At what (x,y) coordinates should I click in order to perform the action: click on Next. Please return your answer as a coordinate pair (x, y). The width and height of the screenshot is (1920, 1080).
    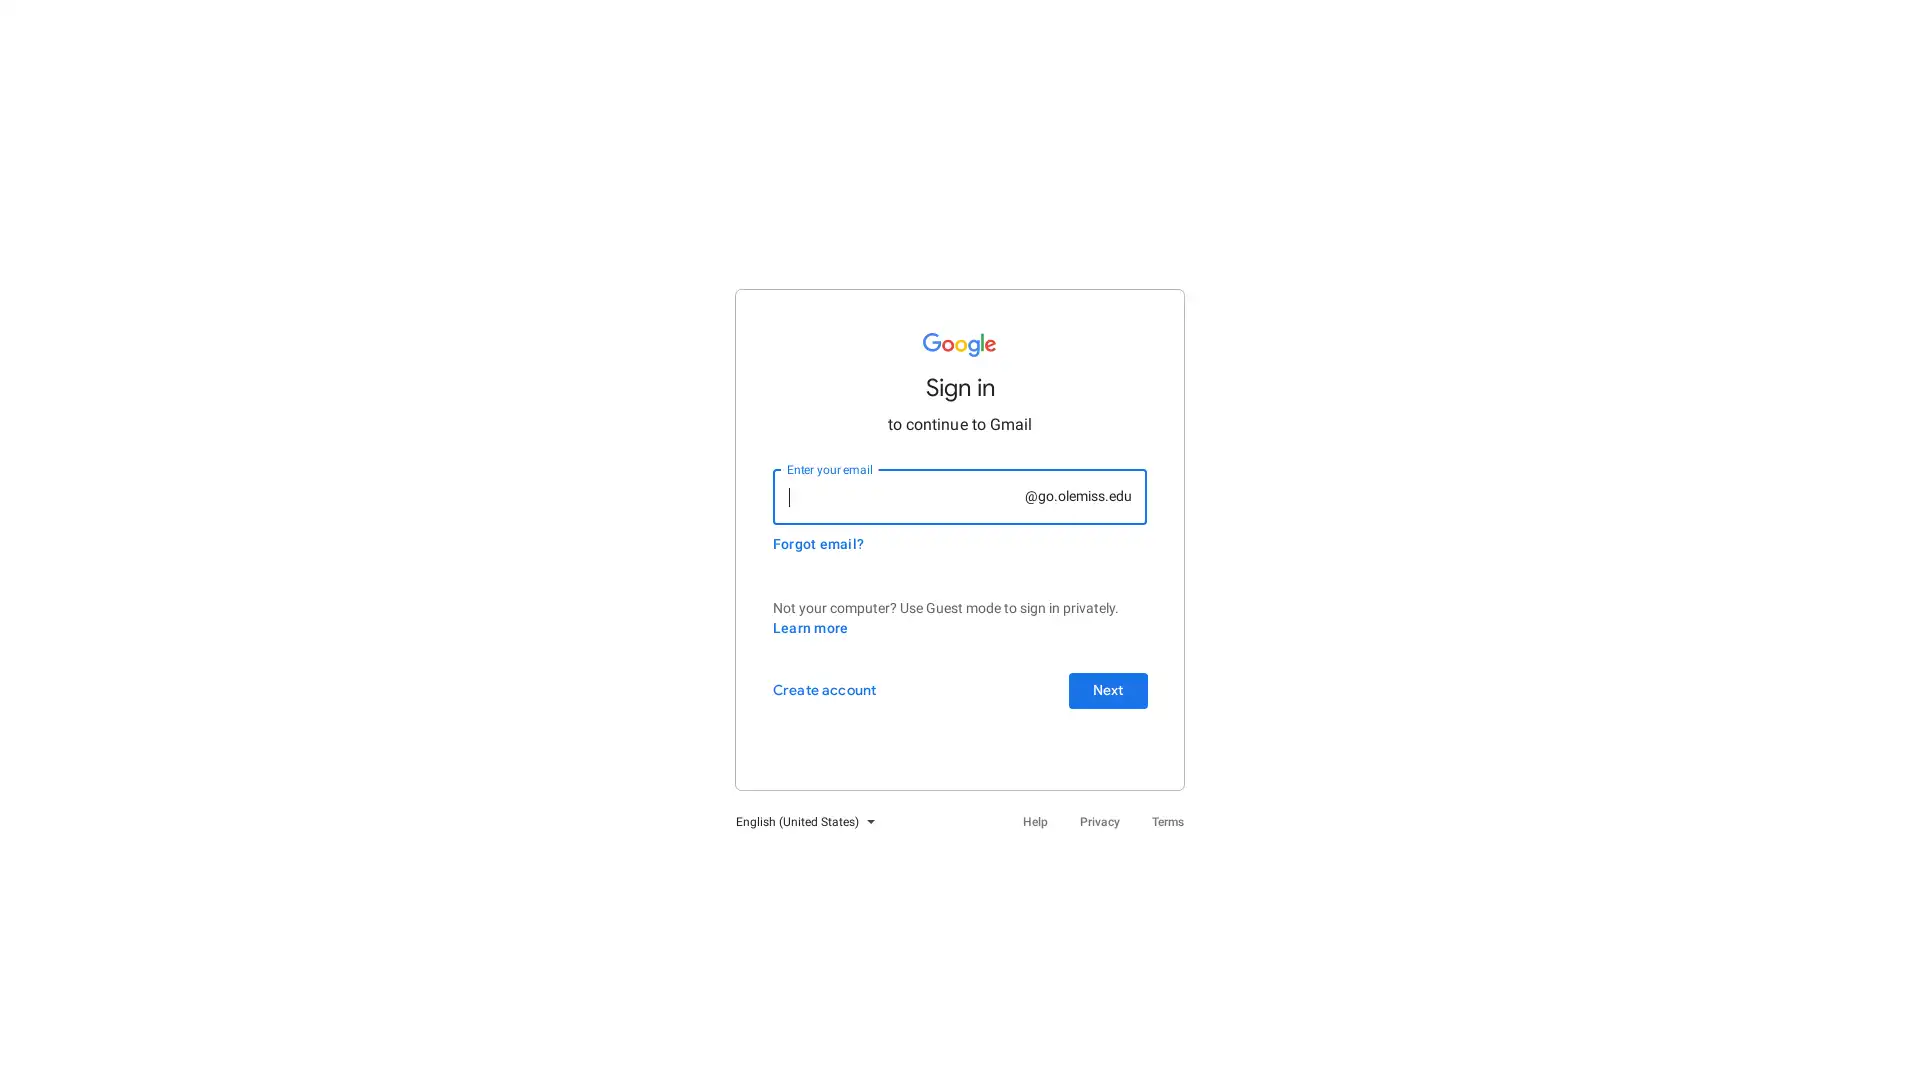
    Looking at the image, I should click on (1103, 693).